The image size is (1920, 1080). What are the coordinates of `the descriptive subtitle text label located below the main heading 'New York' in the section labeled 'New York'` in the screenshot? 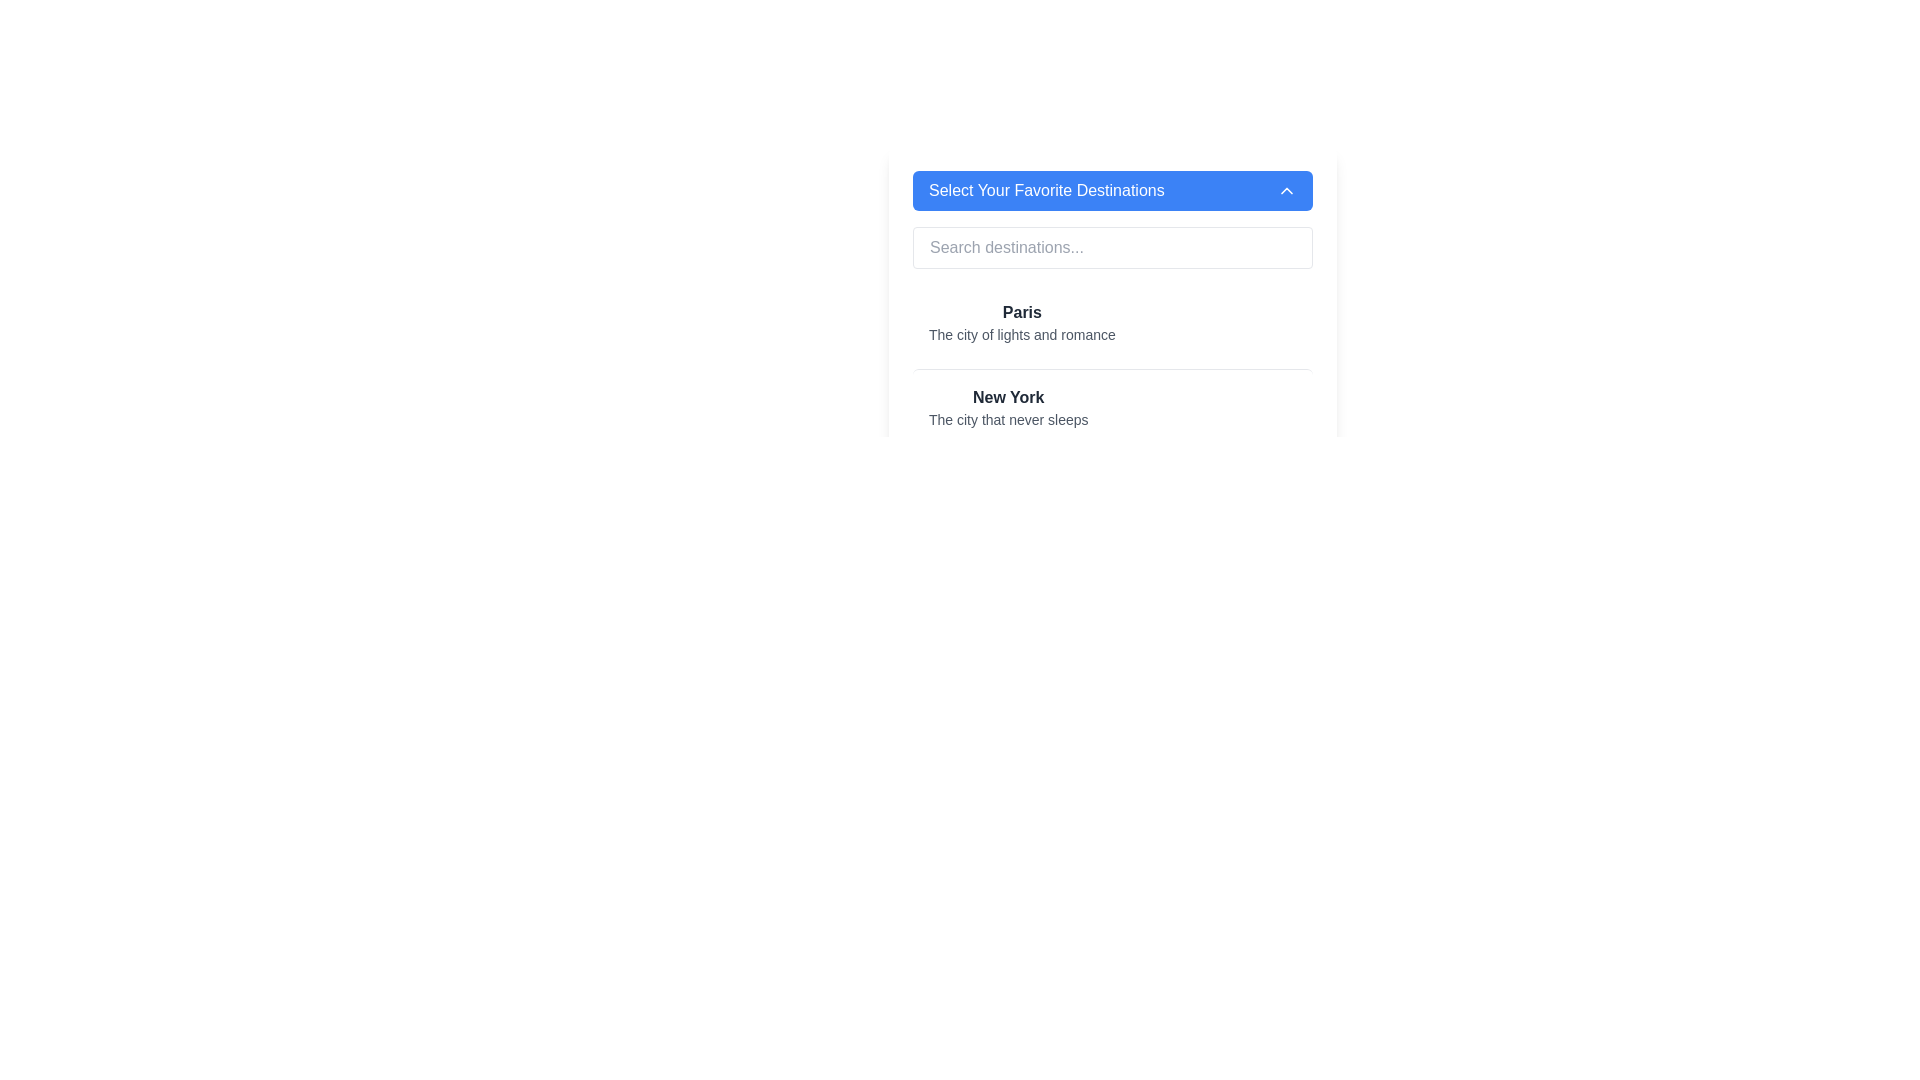 It's located at (1008, 419).